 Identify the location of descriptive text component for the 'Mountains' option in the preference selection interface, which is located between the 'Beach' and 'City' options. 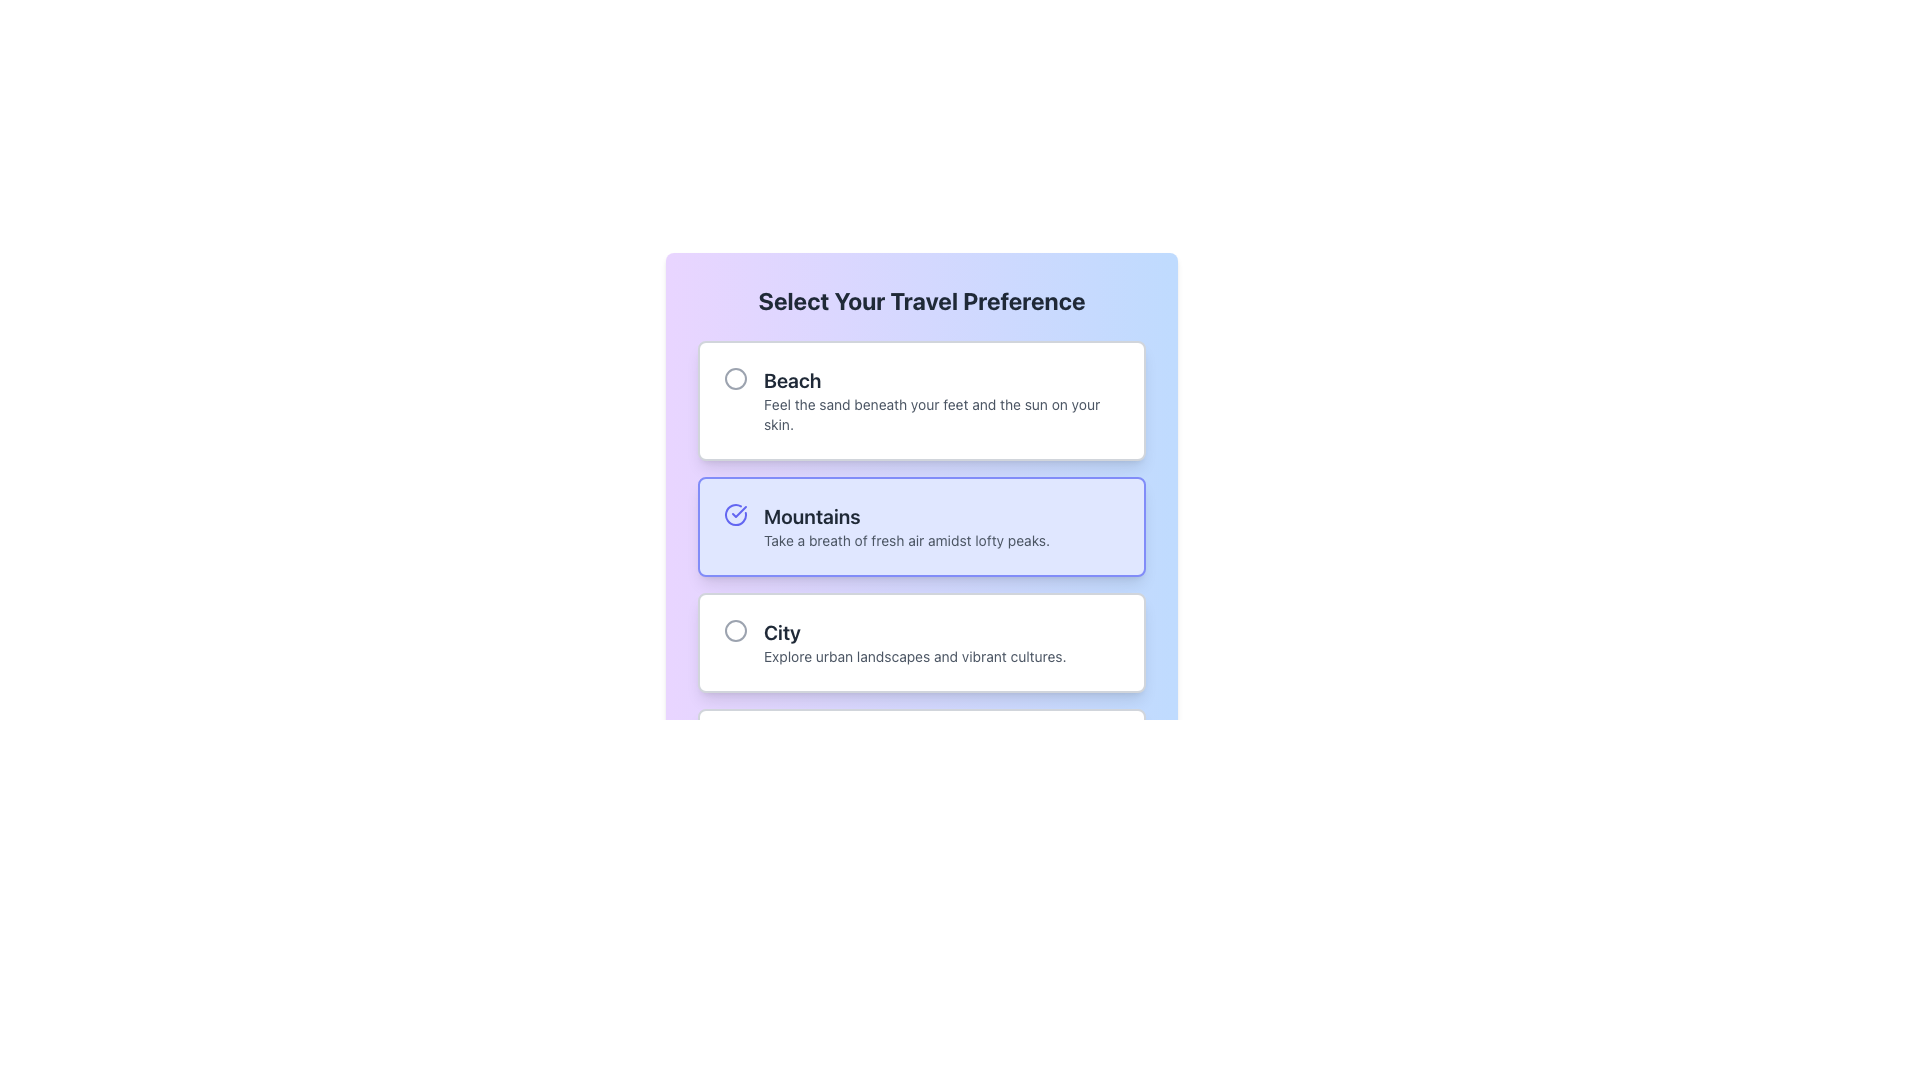
(906, 526).